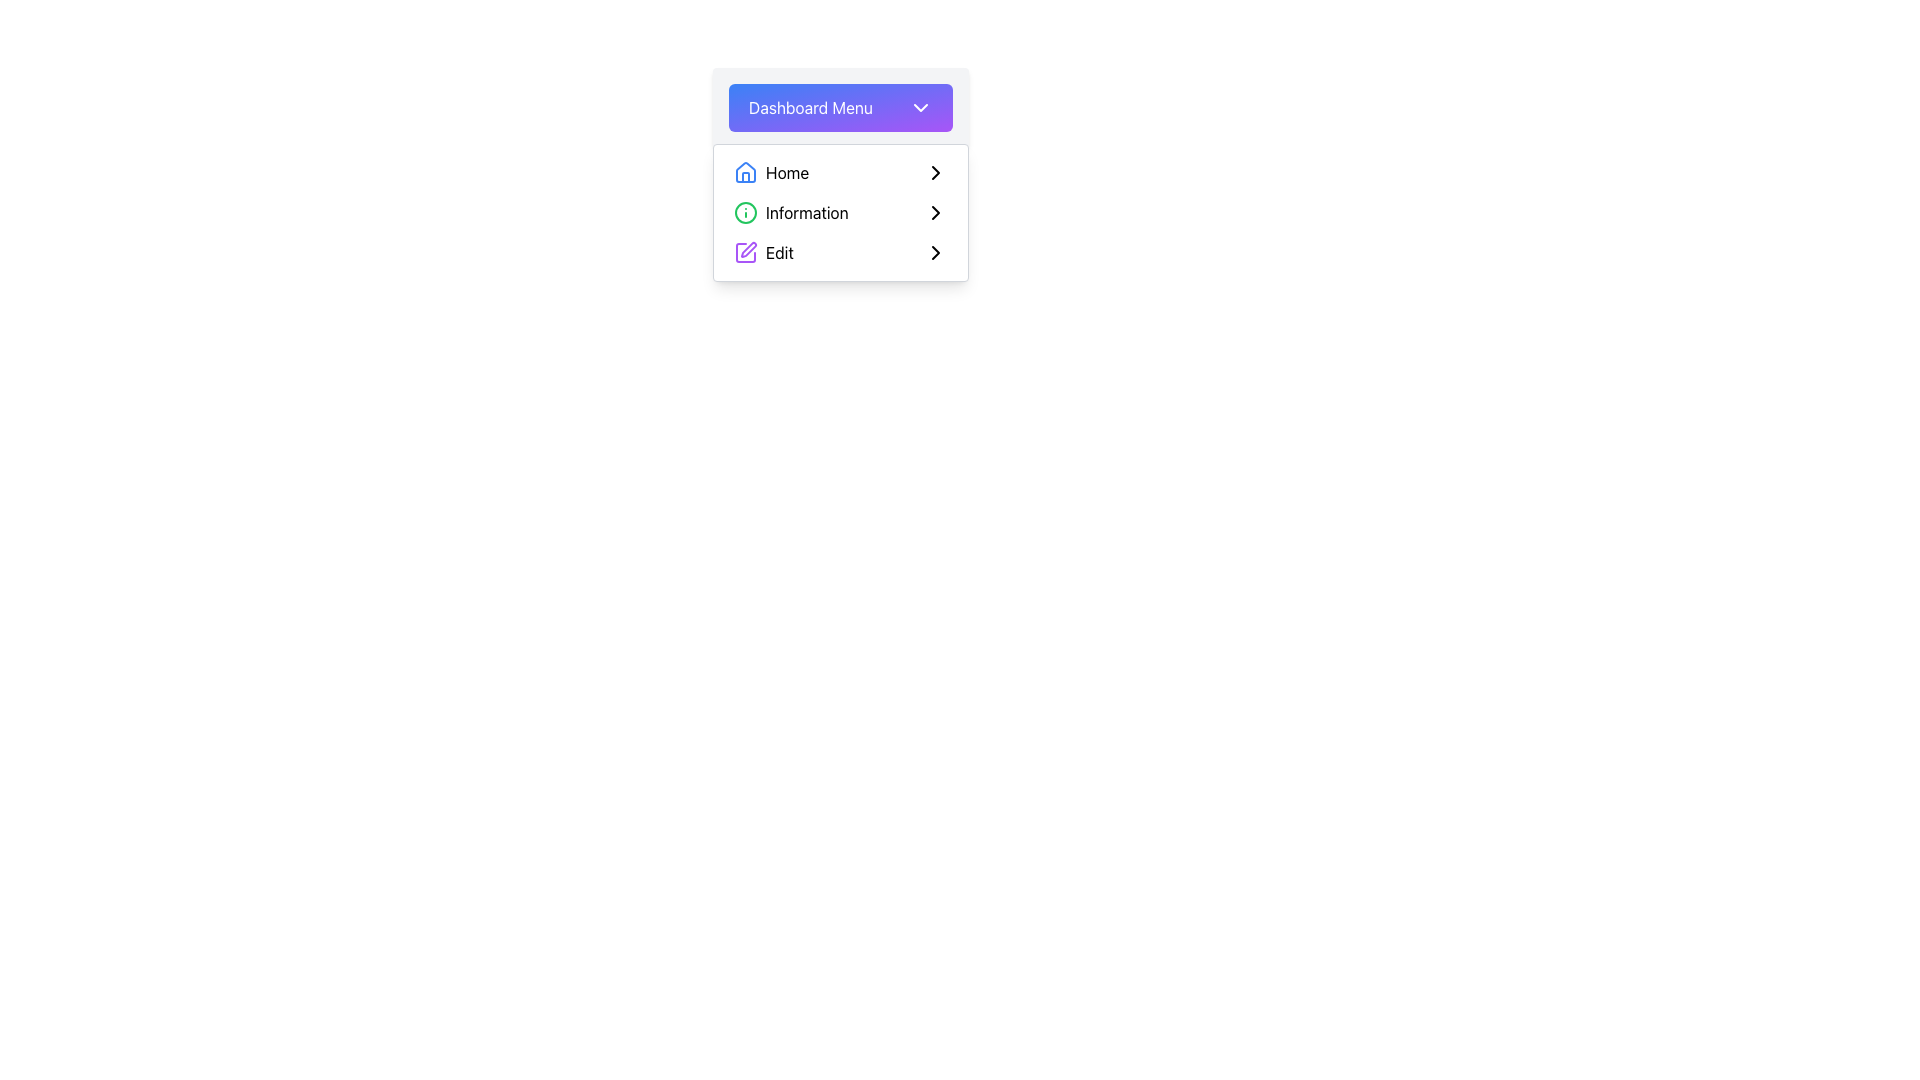 The height and width of the screenshot is (1080, 1920). I want to click on the text label that serves as a descriptive name for the second item in the vertical dropdown menu, located to the right of the green information icon, so click(807, 212).